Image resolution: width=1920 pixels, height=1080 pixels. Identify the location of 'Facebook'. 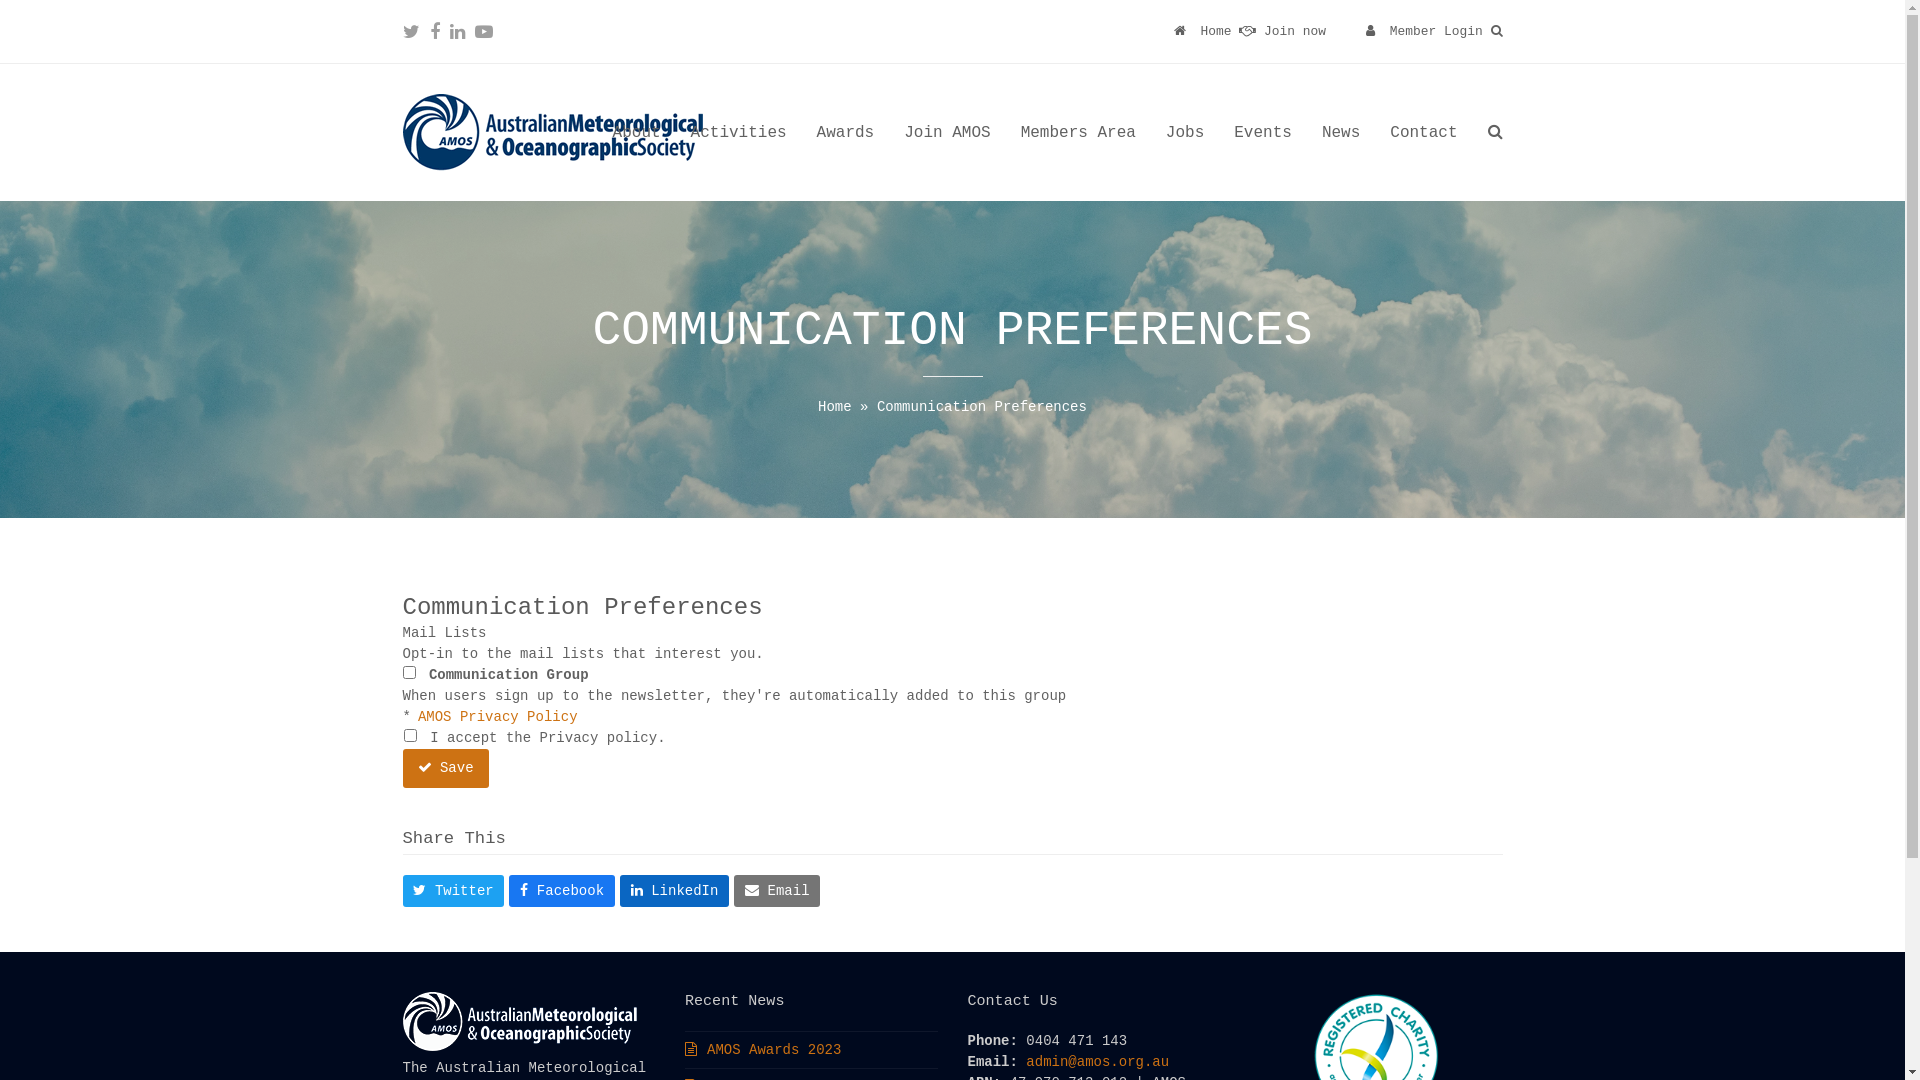
(429, 31).